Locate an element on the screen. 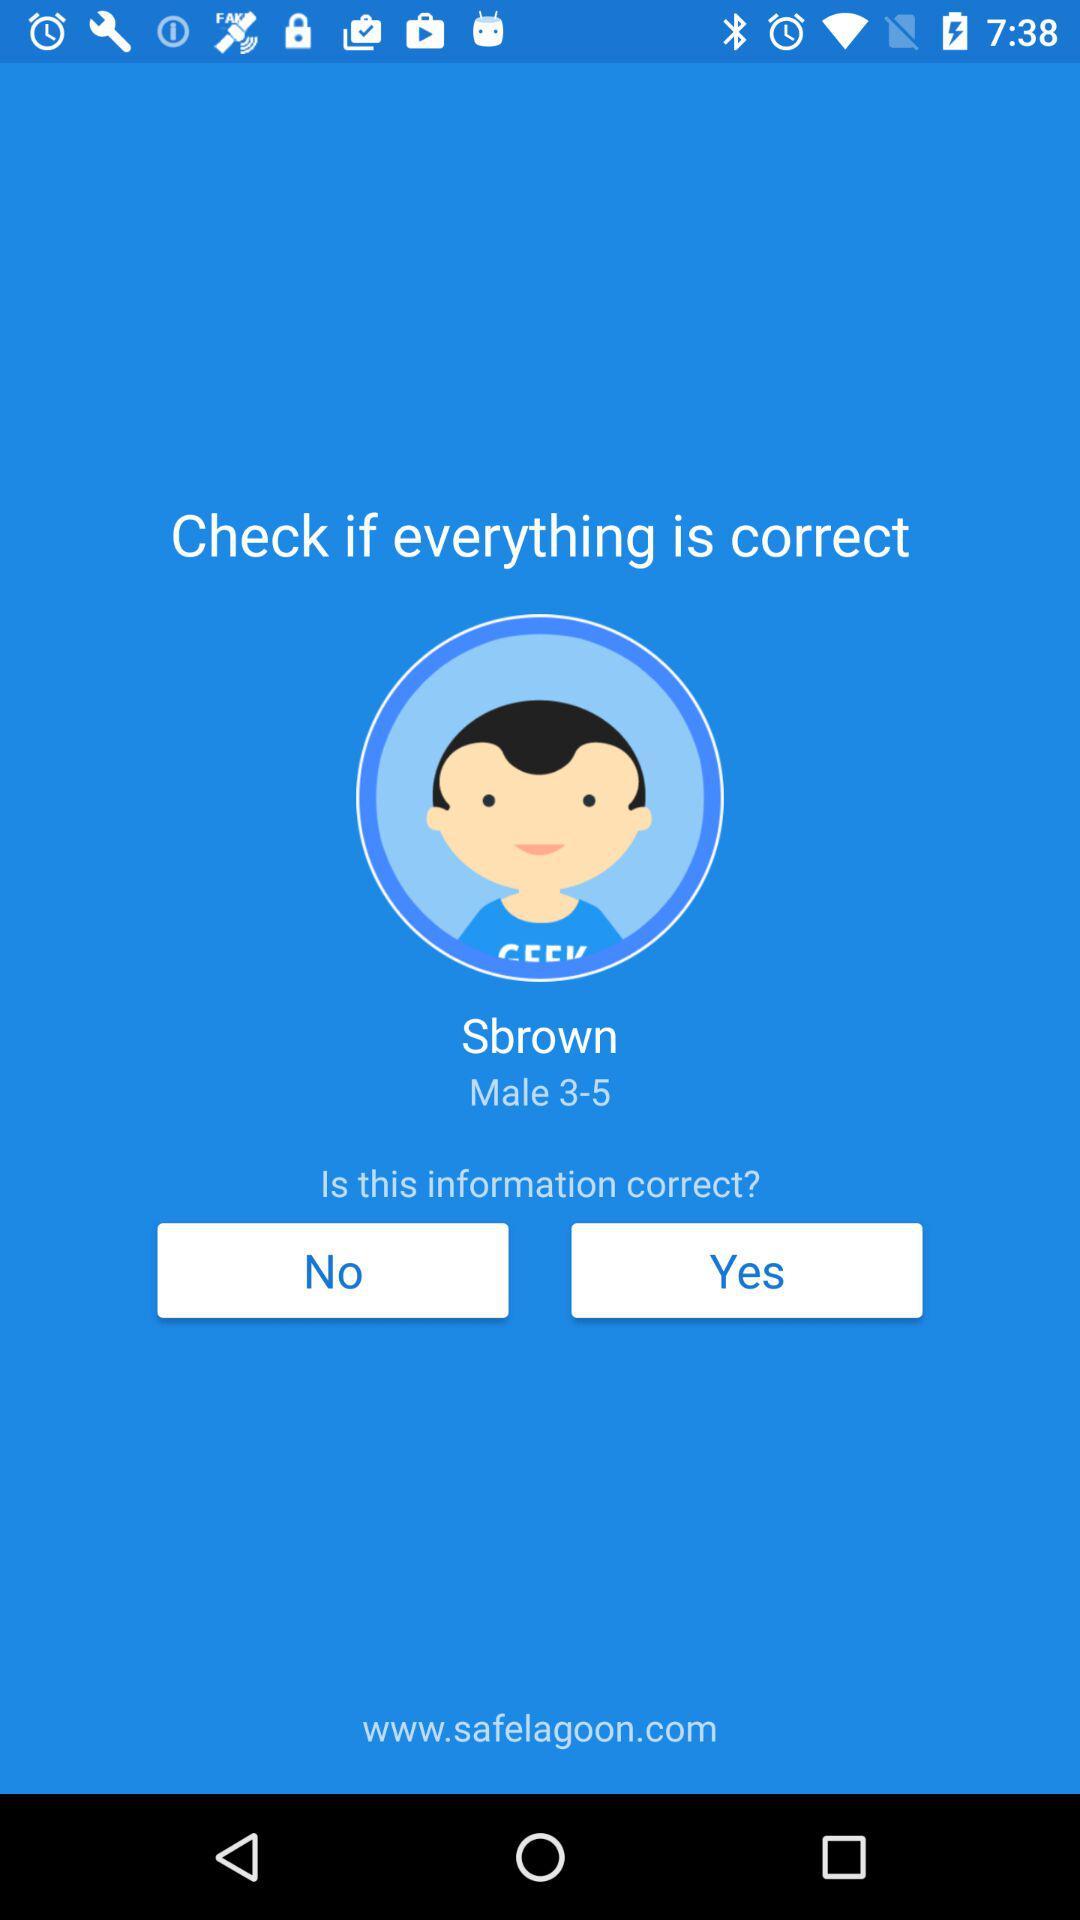  the icon next to the yes item is located at coordinates (331, 1269).